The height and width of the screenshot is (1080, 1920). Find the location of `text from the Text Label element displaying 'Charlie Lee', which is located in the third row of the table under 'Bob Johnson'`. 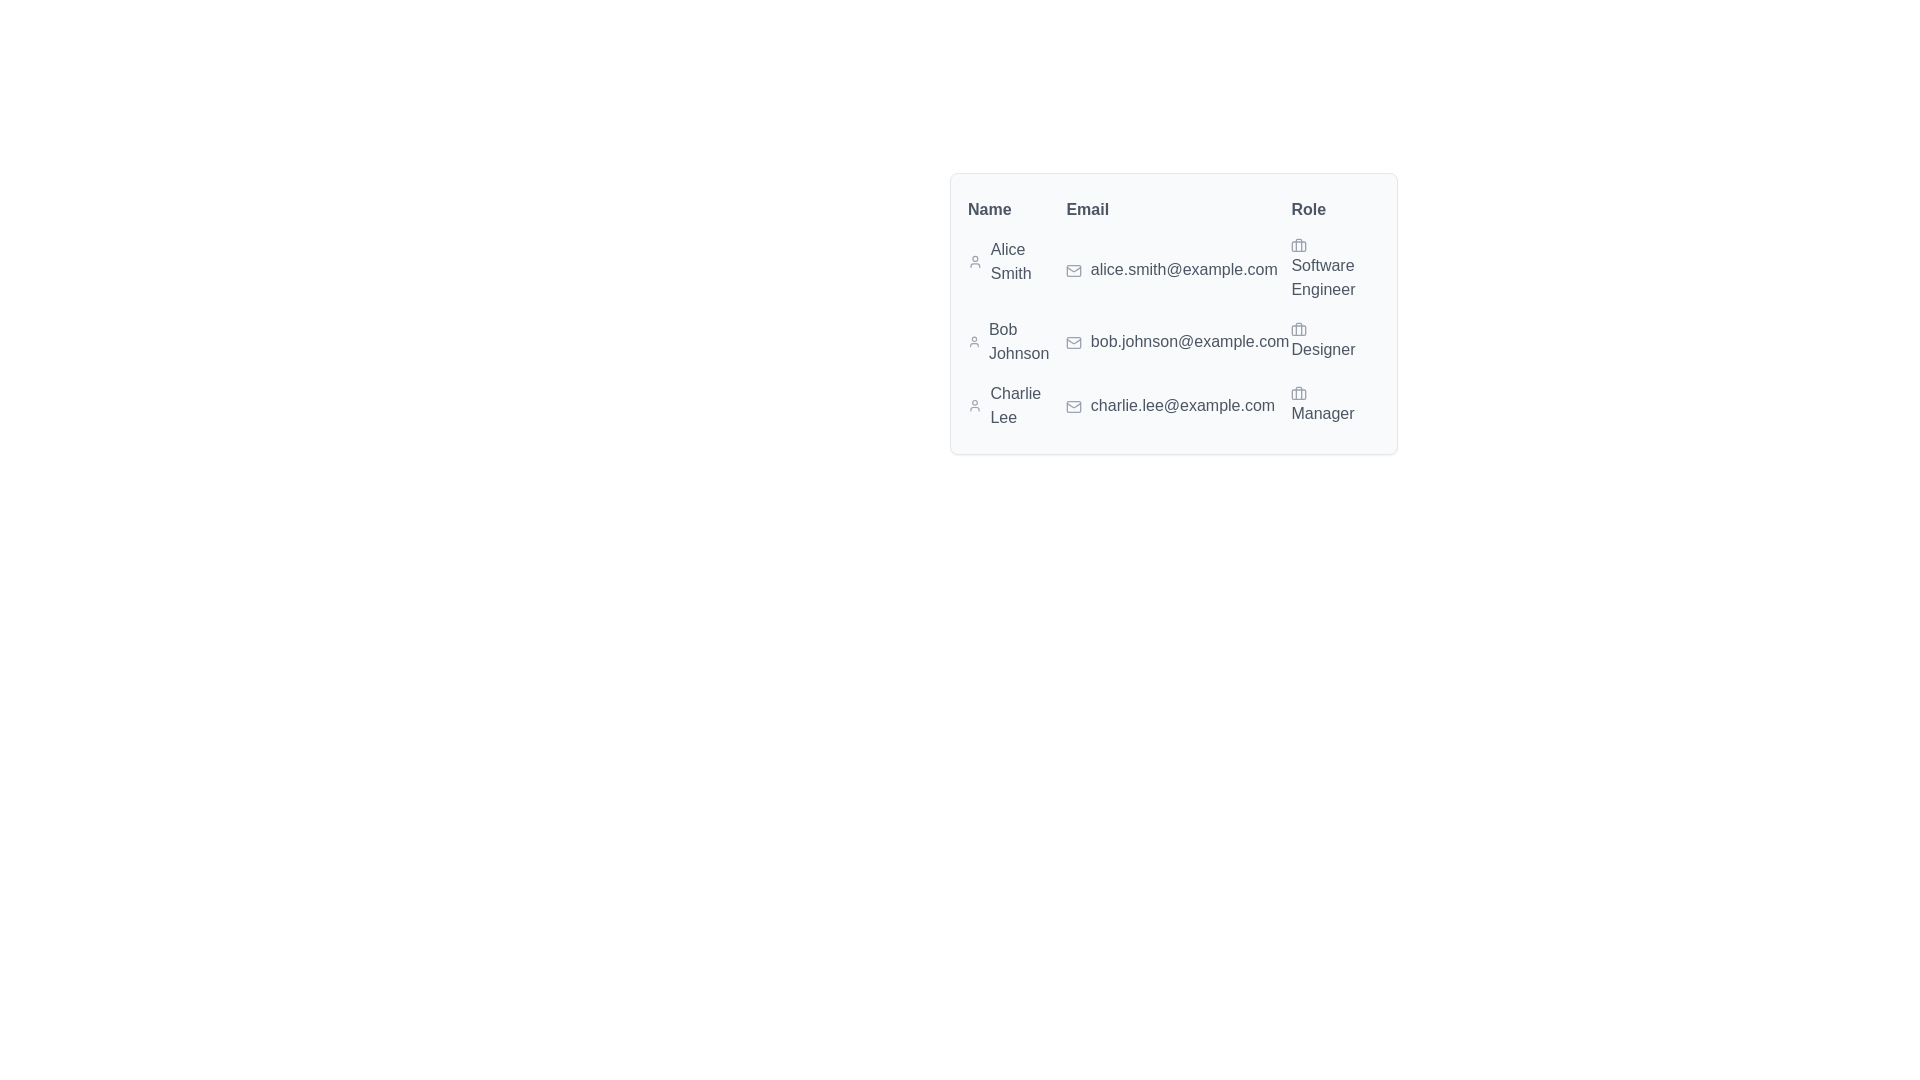

text from the Text Label element displaying 'Charlie Lee', which is located in the third row of the table under 'Bob Johnson' is located at coordinates (1016, 405).